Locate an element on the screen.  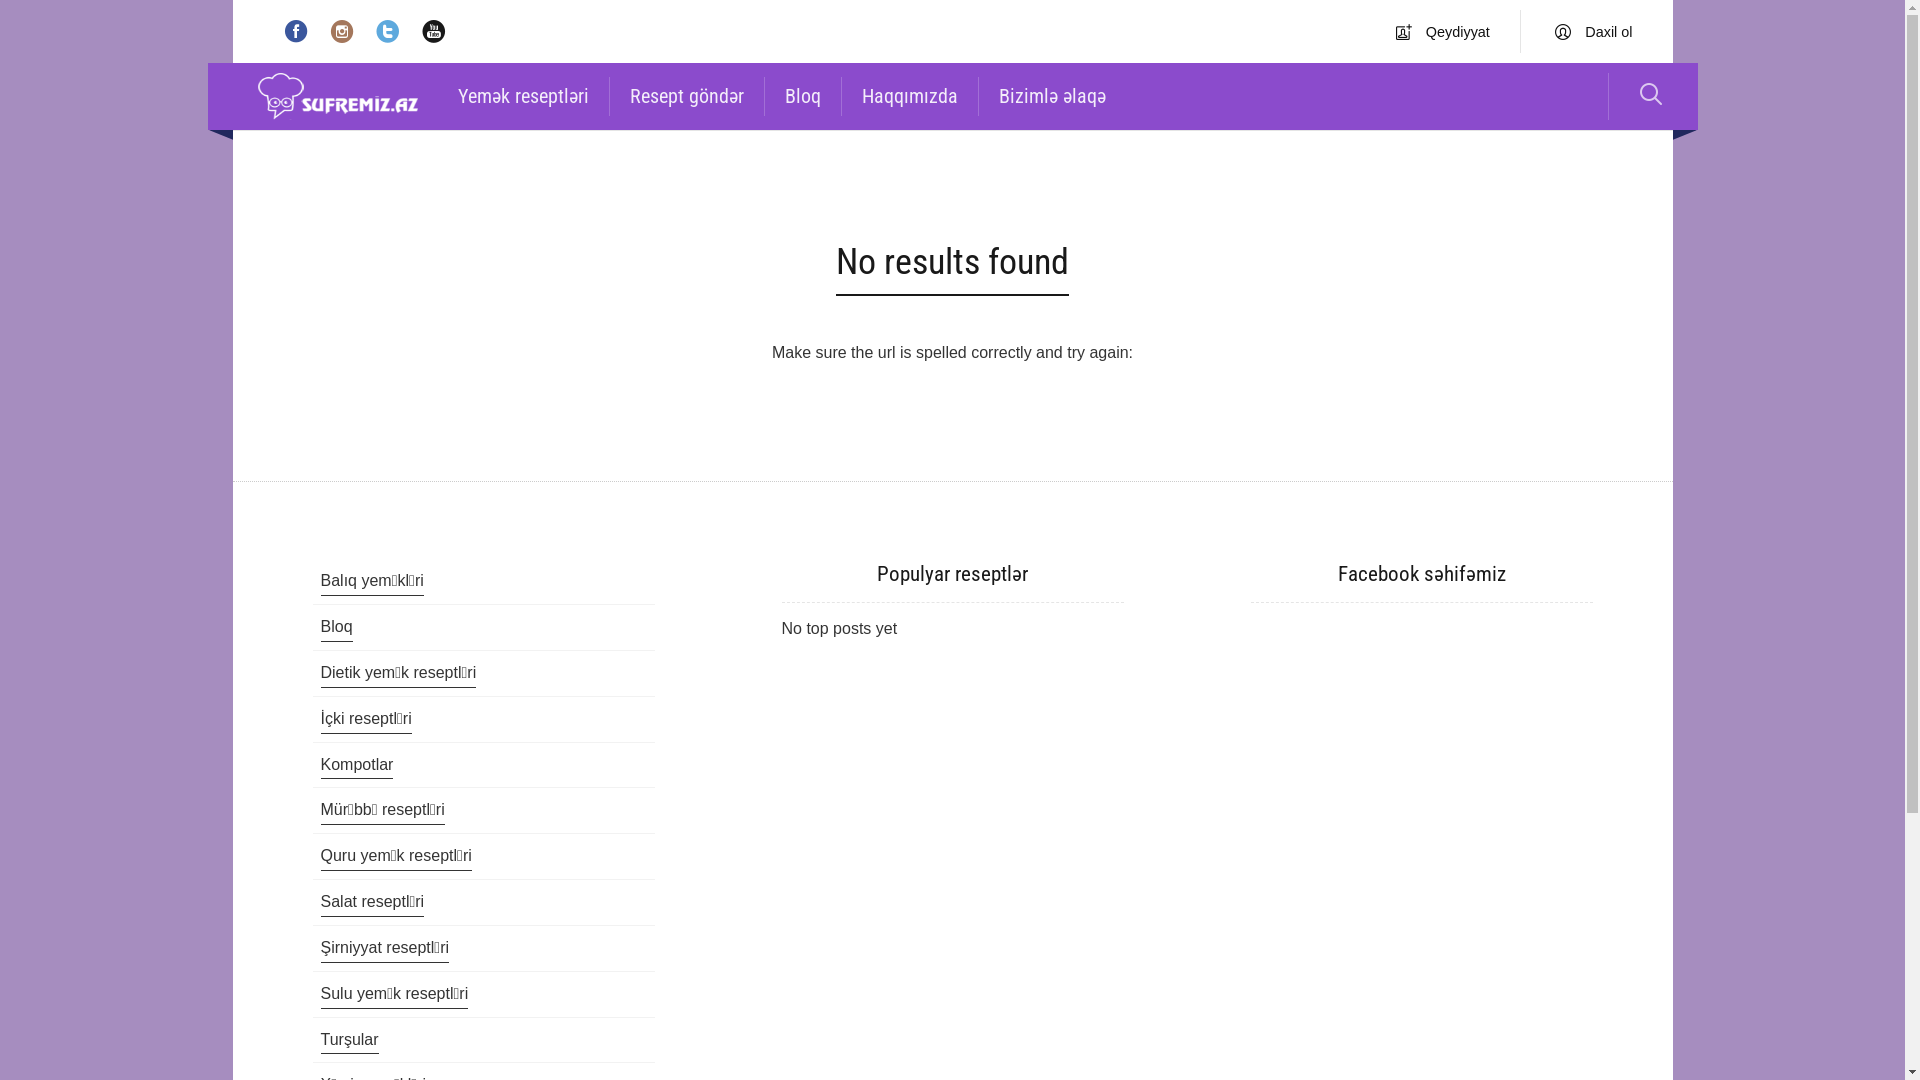
'Daxil ol' is located at coordinates (1592, 31).